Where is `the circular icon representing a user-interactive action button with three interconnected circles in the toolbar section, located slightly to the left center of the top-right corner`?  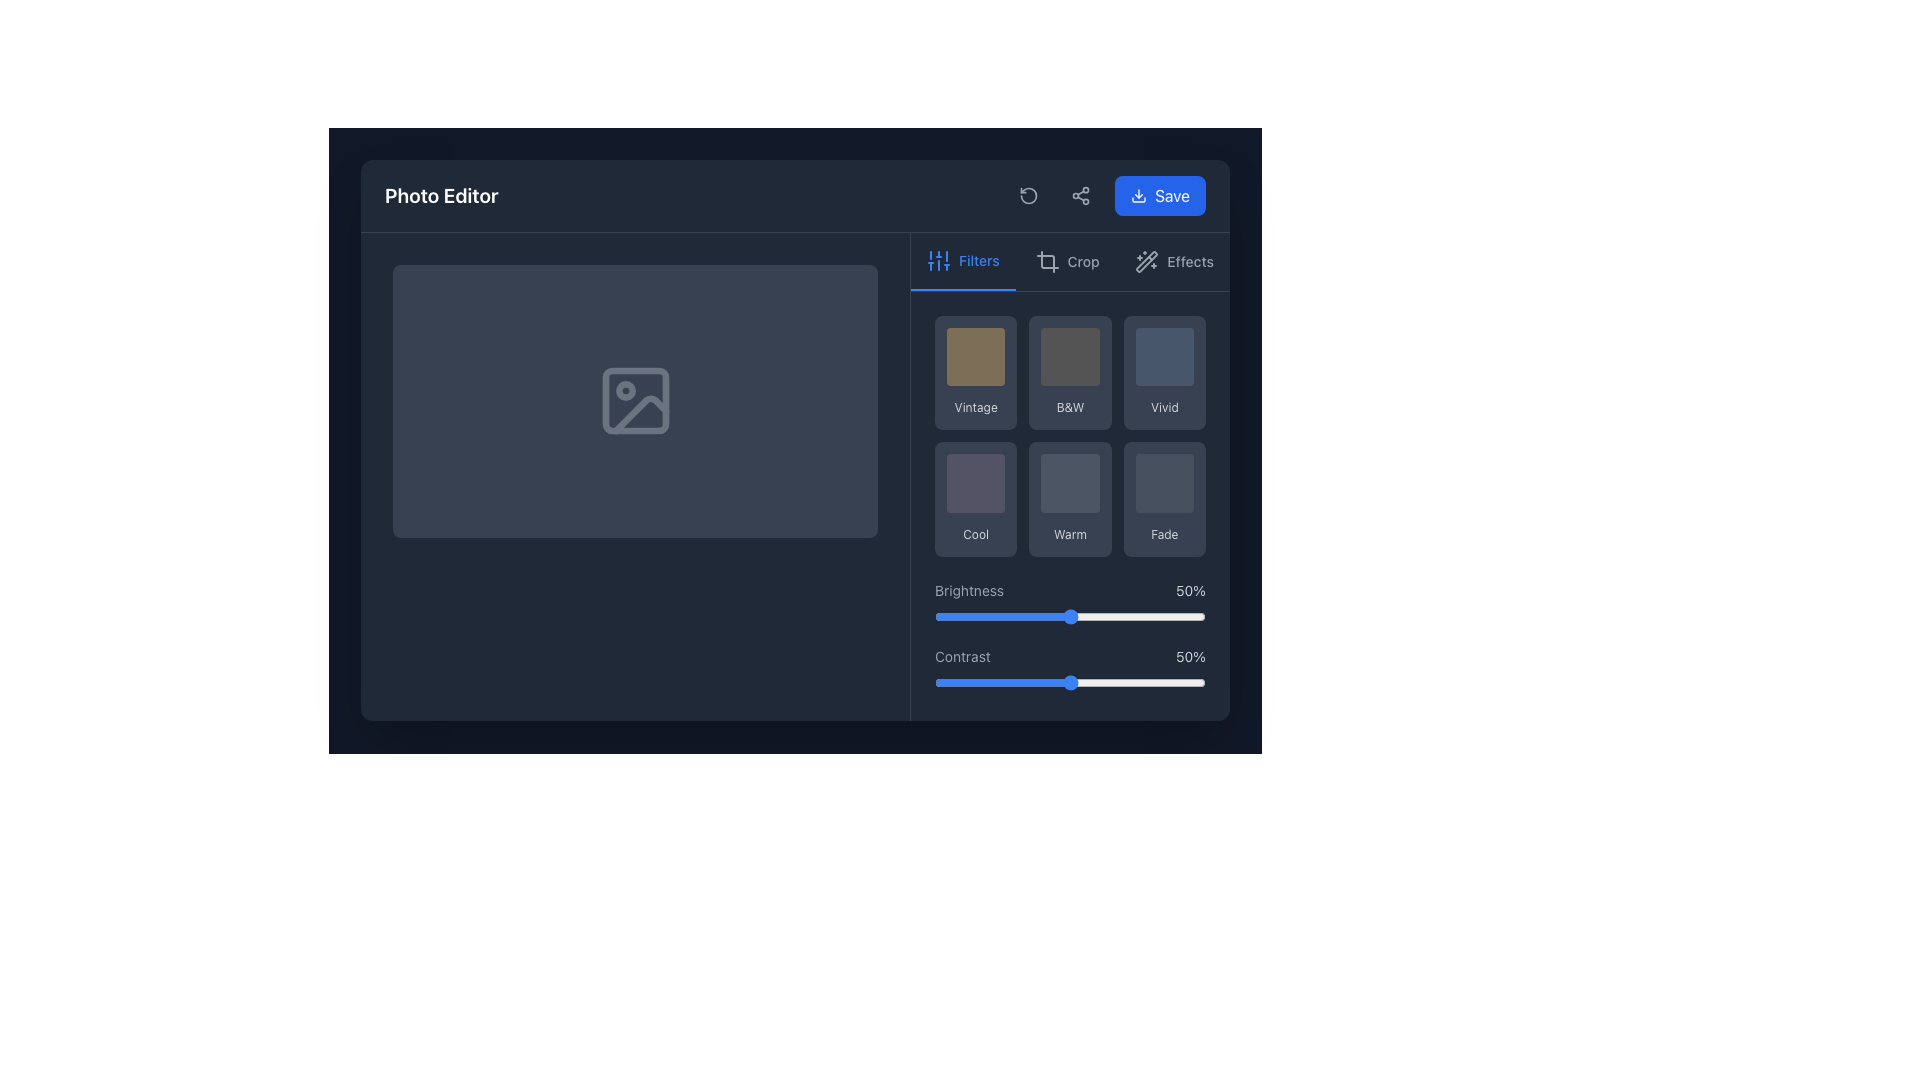
the circular icon representing a user-interactive action button with three interconnected circles in the toolbar section, located slightly to the left center of the top-right corner is located at coordinates (1079, 196).